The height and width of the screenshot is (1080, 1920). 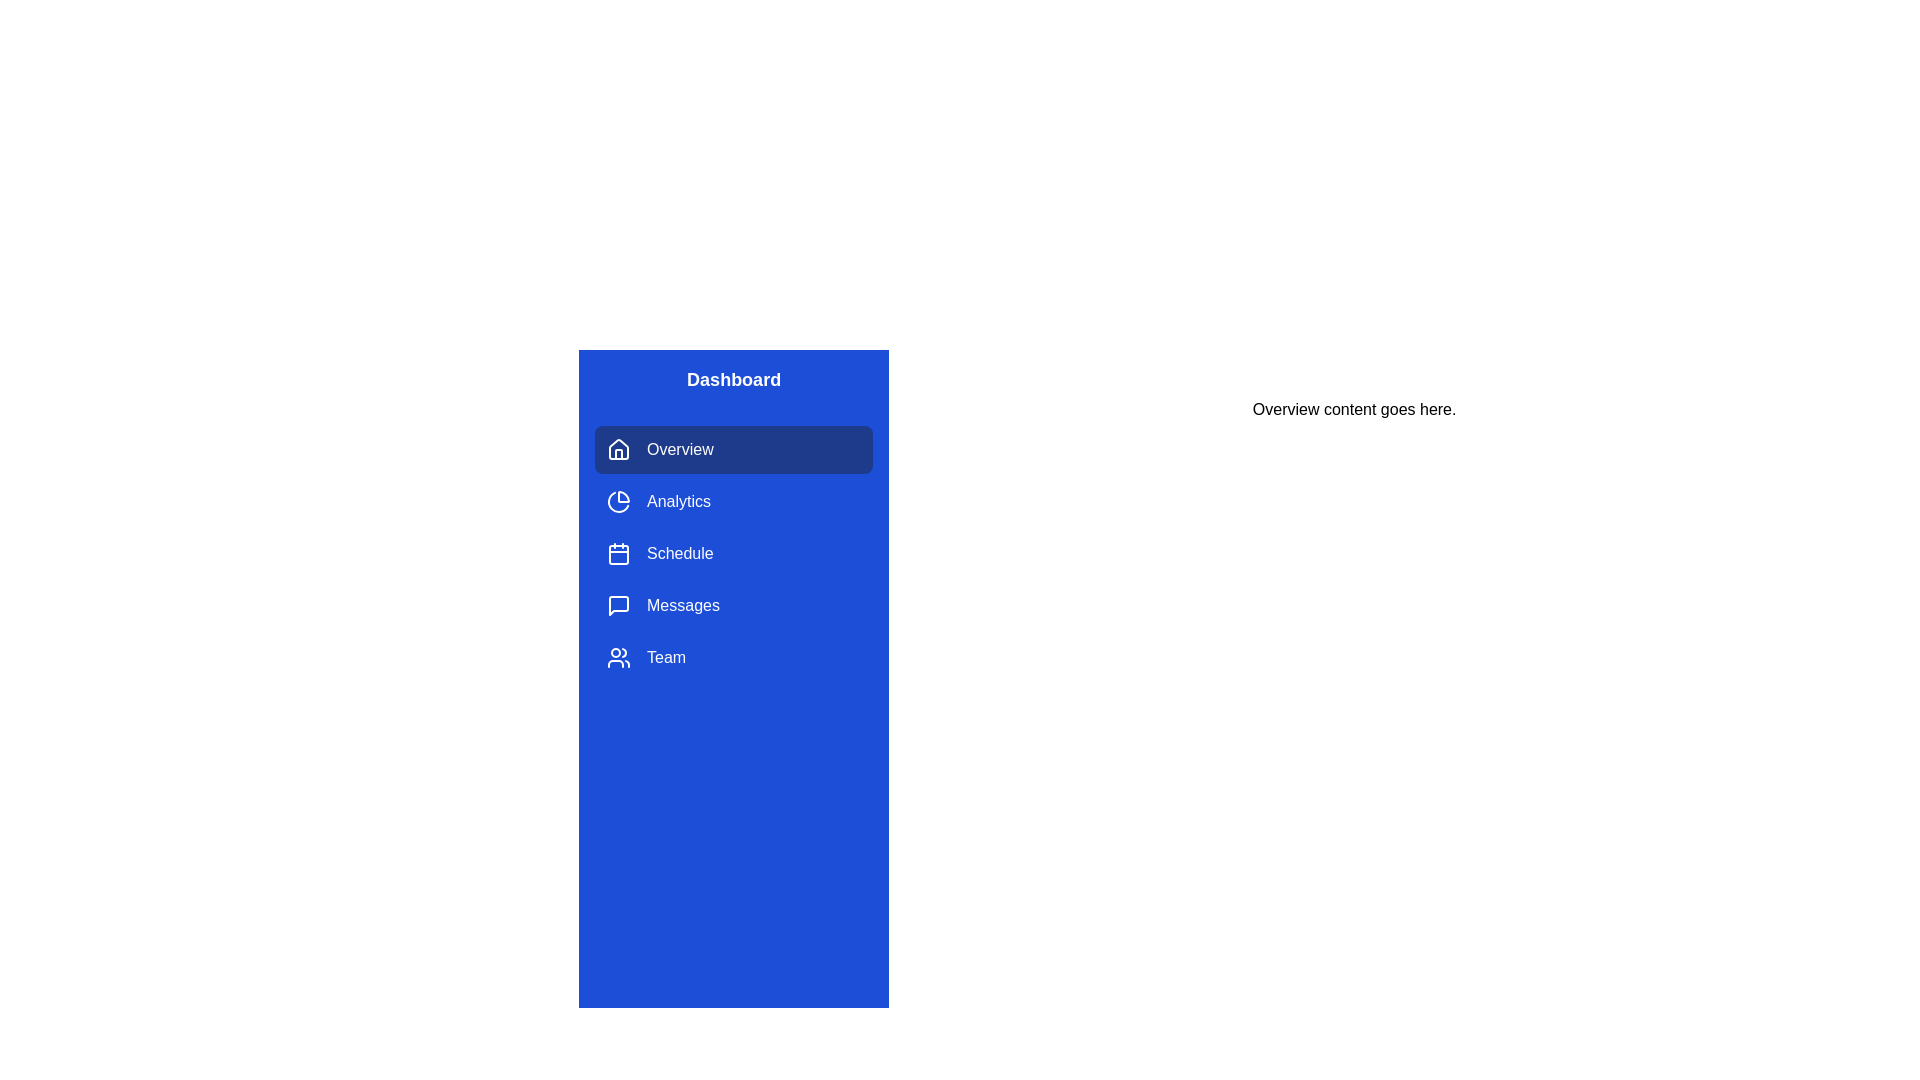 What do you see at coordinates (618, 604) in the screenshot?
I see `the 'Messages' icon located in the left-hand vertical navigation menu, which serves as a visual cue for the associated navigation button` at bounding box center [618, 604].